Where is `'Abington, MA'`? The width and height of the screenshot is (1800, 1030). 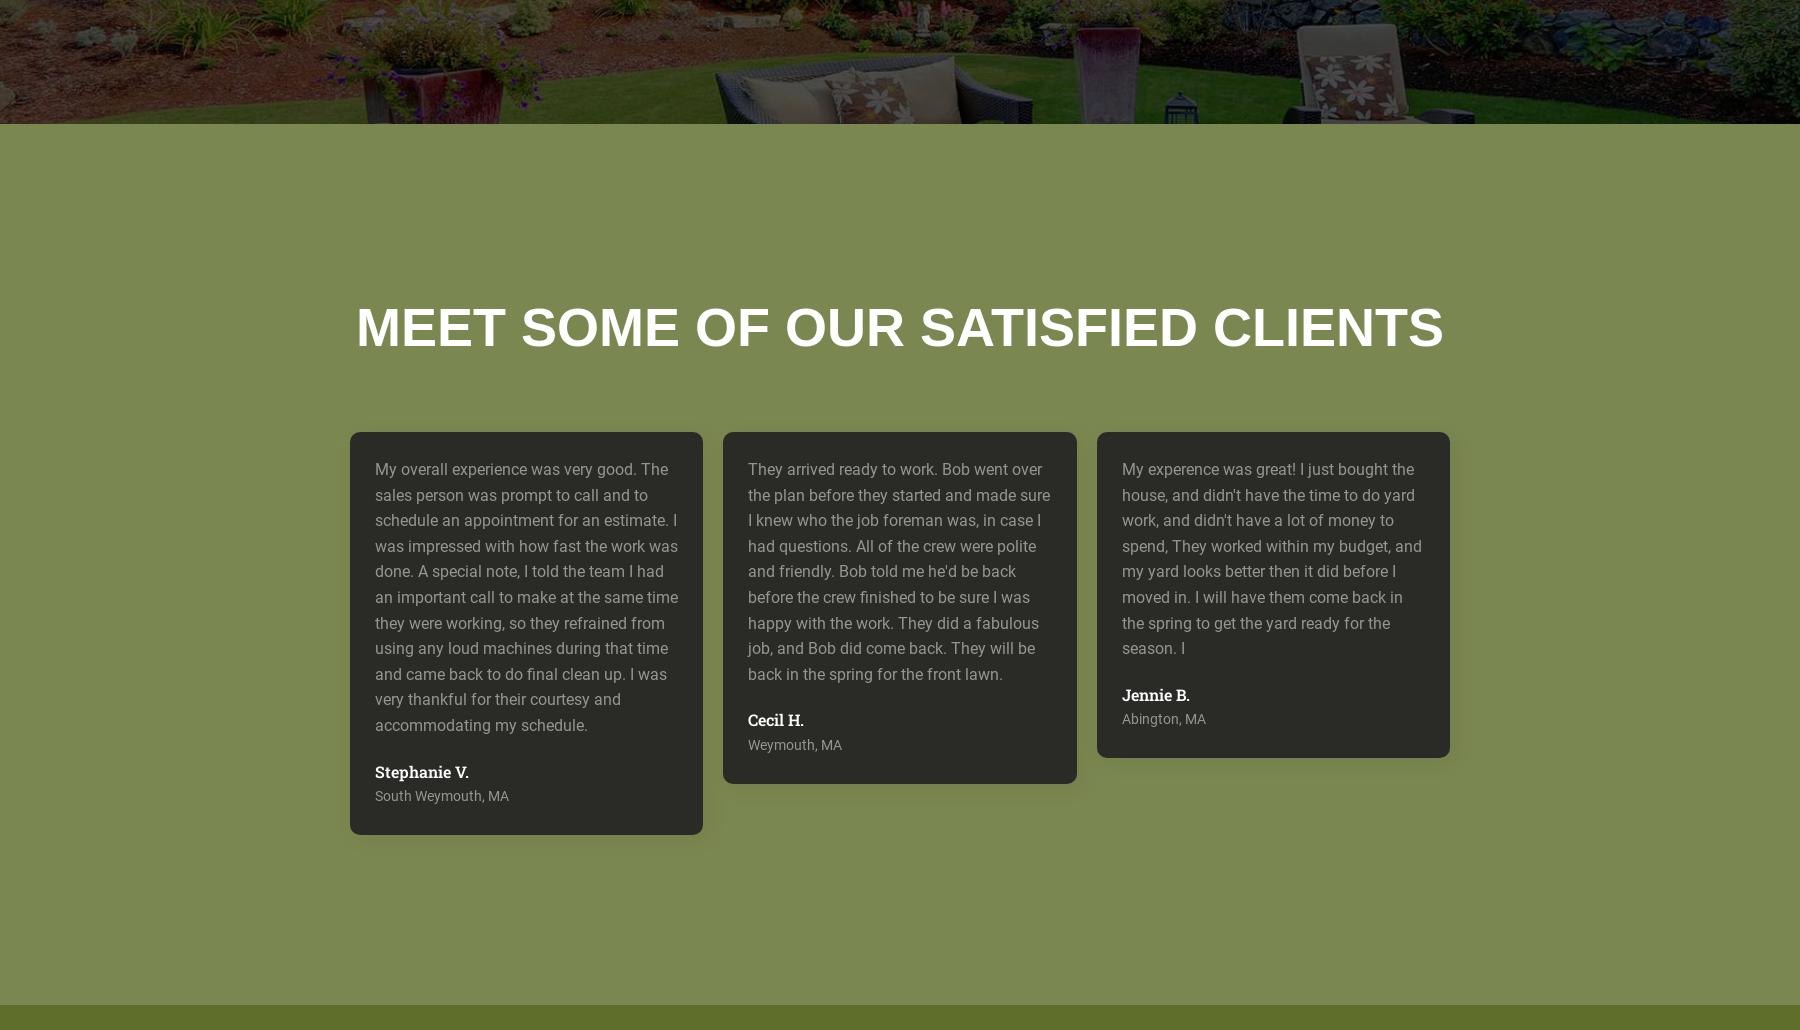
'Abington, MA' is located at coordinates (1161, 719).